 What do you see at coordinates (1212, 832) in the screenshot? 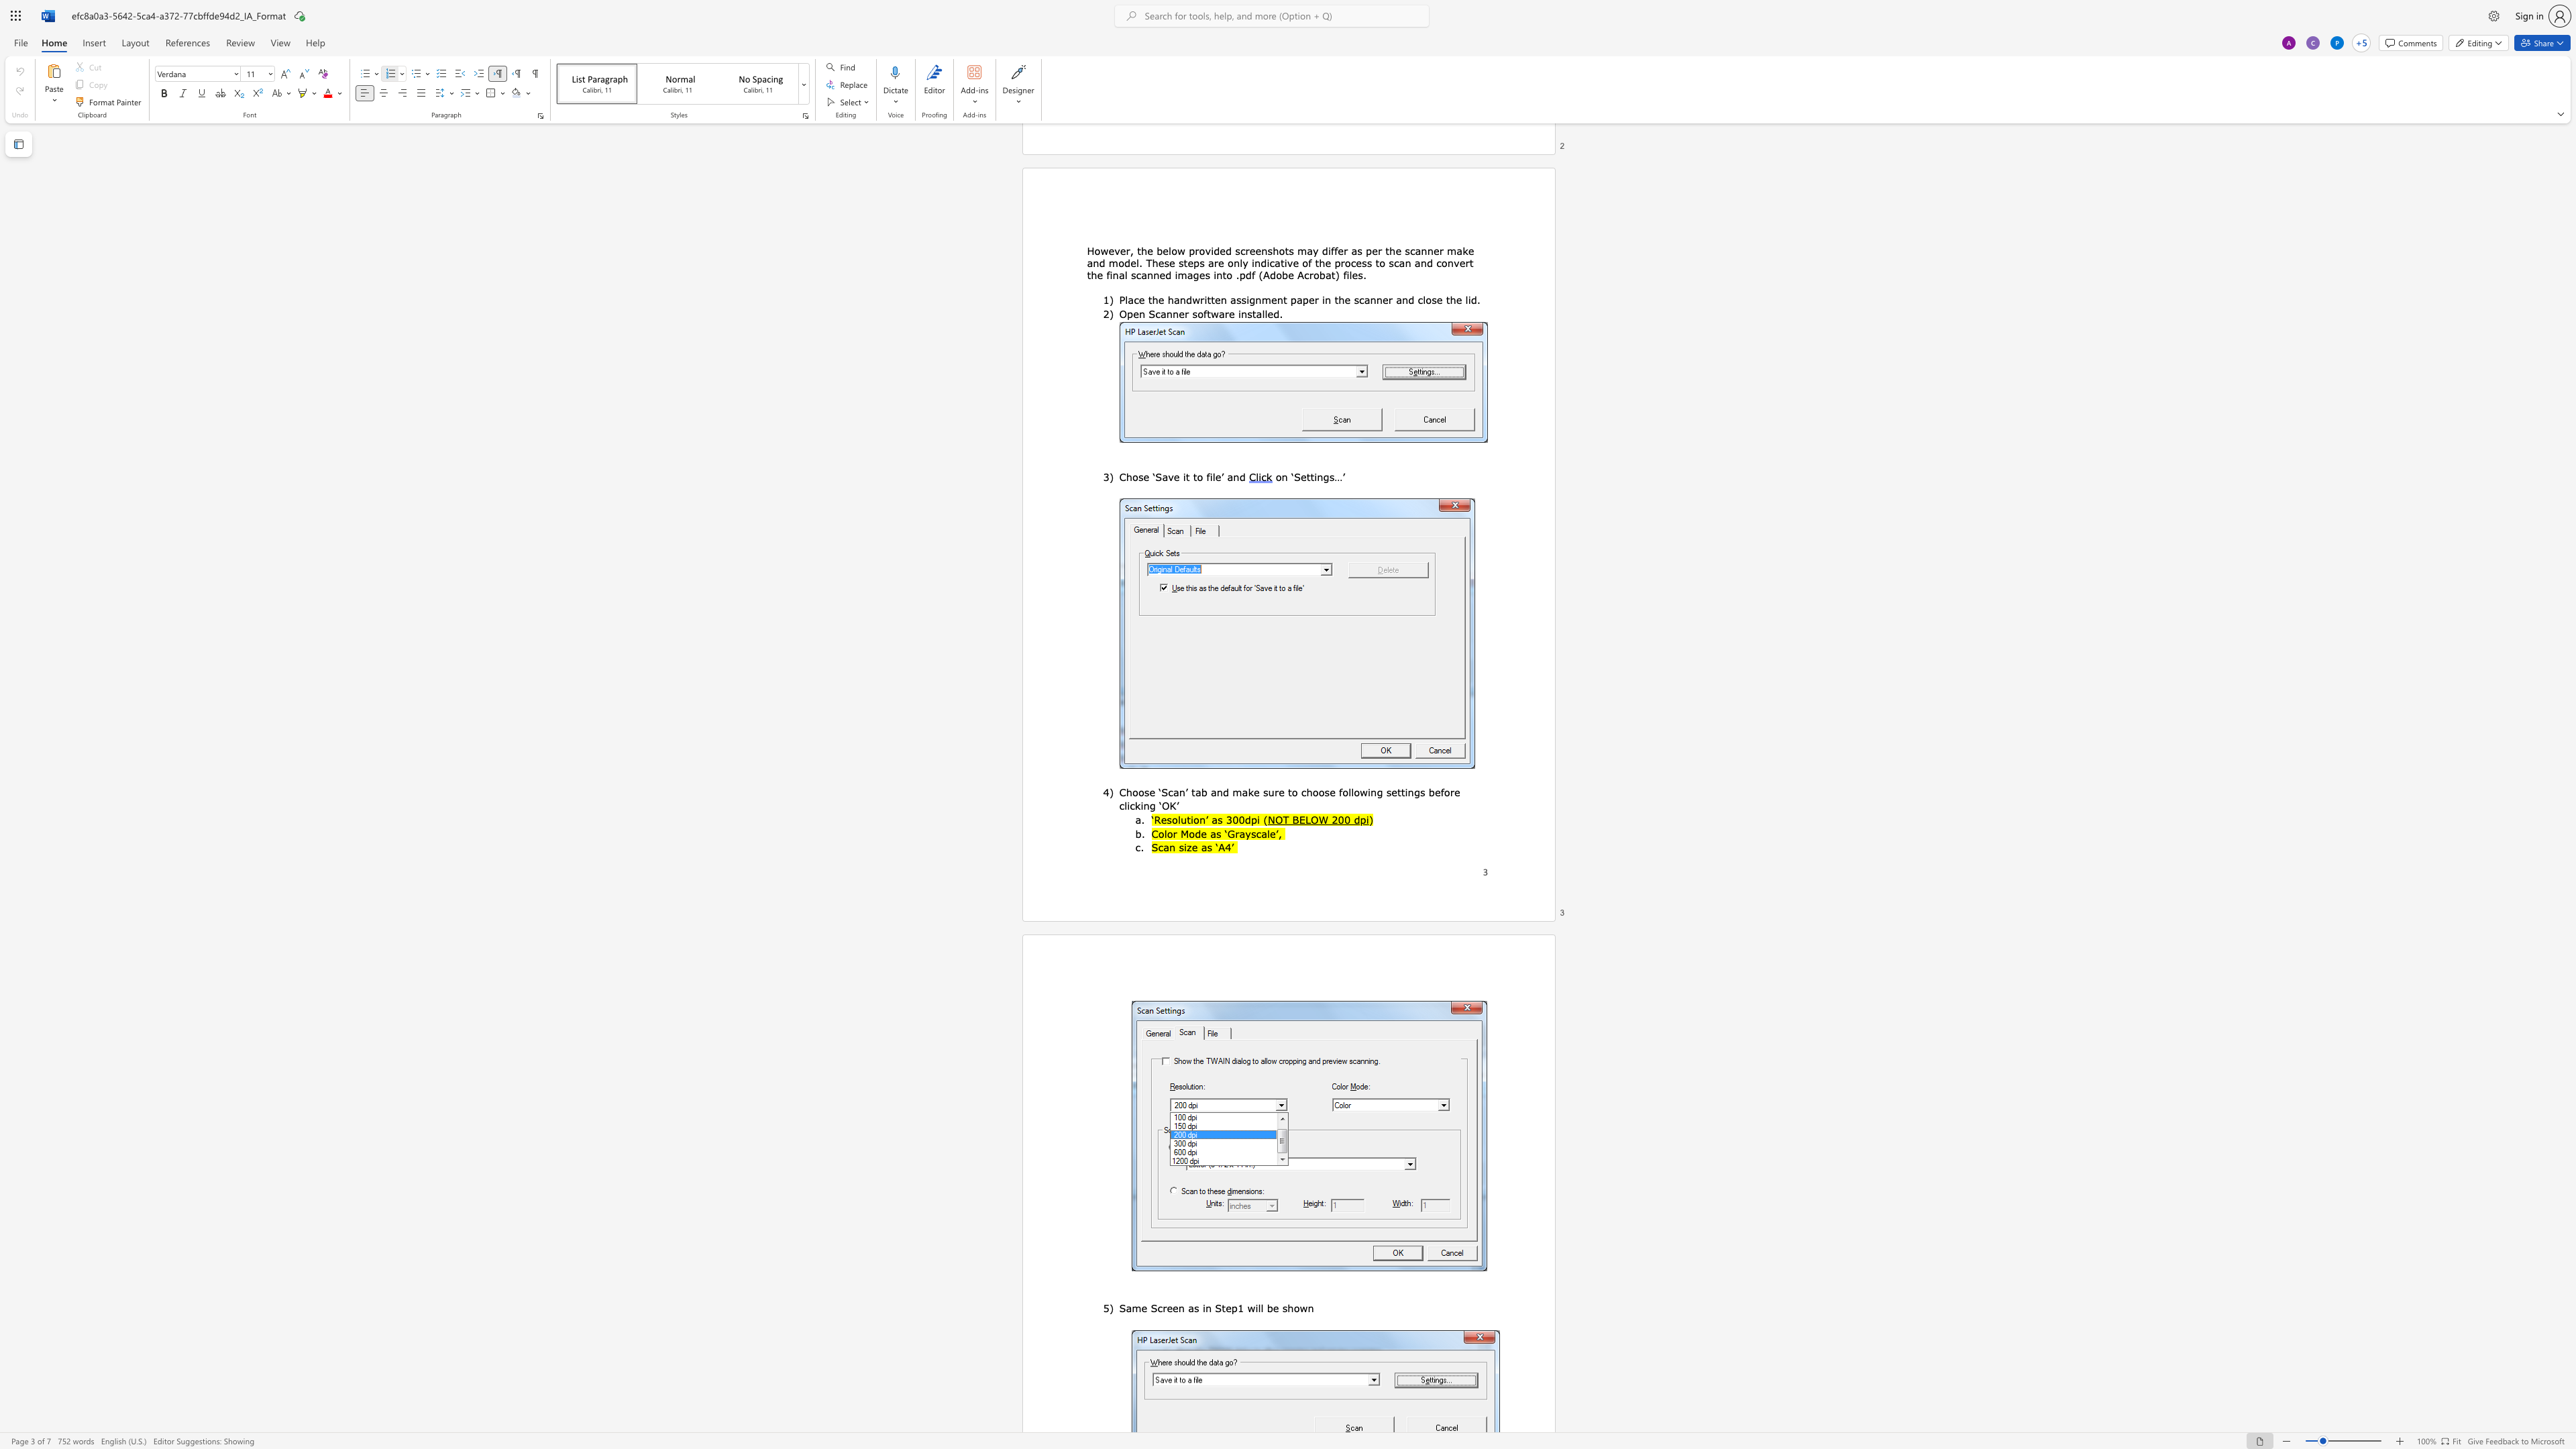
I see `the 1th character "a" in the text` at bounding box center [1212, 832].